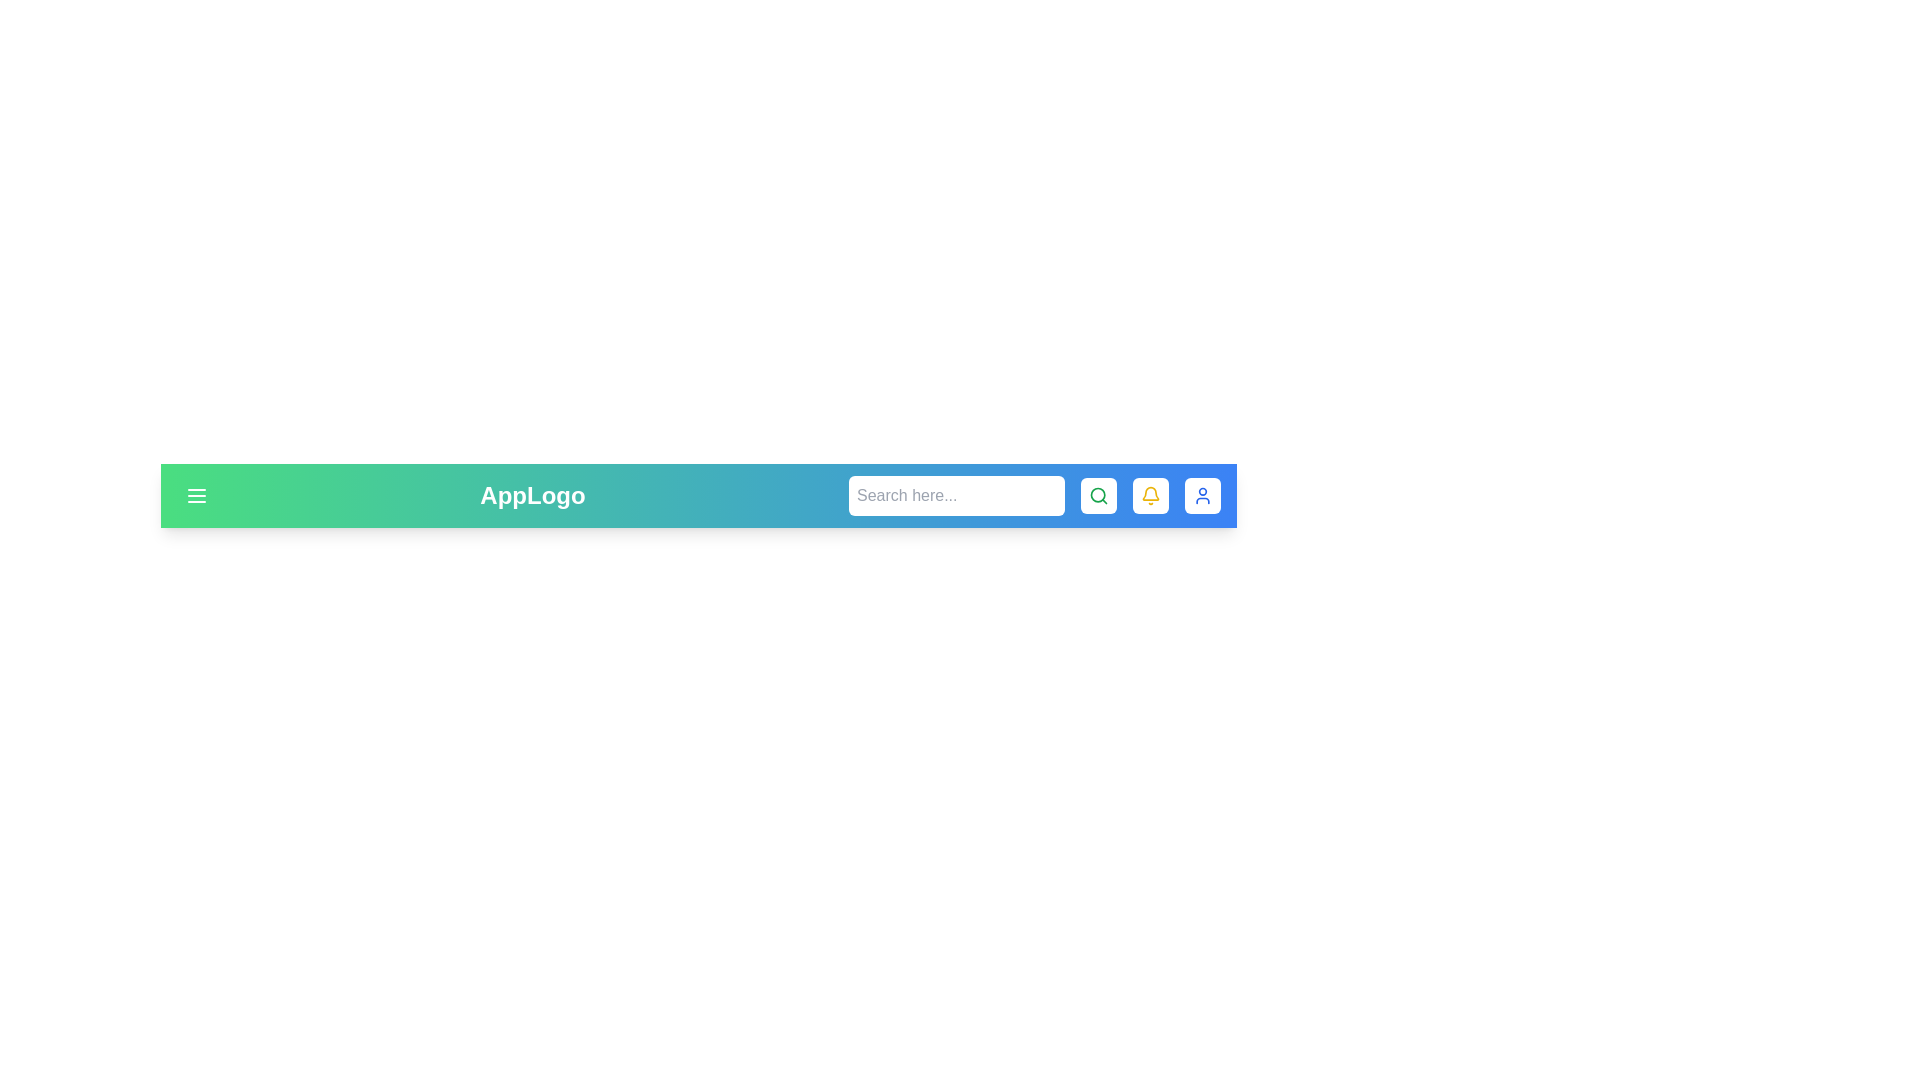 Image resolution: width=1920 pixels, height=1080 pixels. What do you see at coordinates (1098, 495) in the screenshot?
I see `the search icon to toggle the visibility of the search input` at bounding box center [1098, 495].